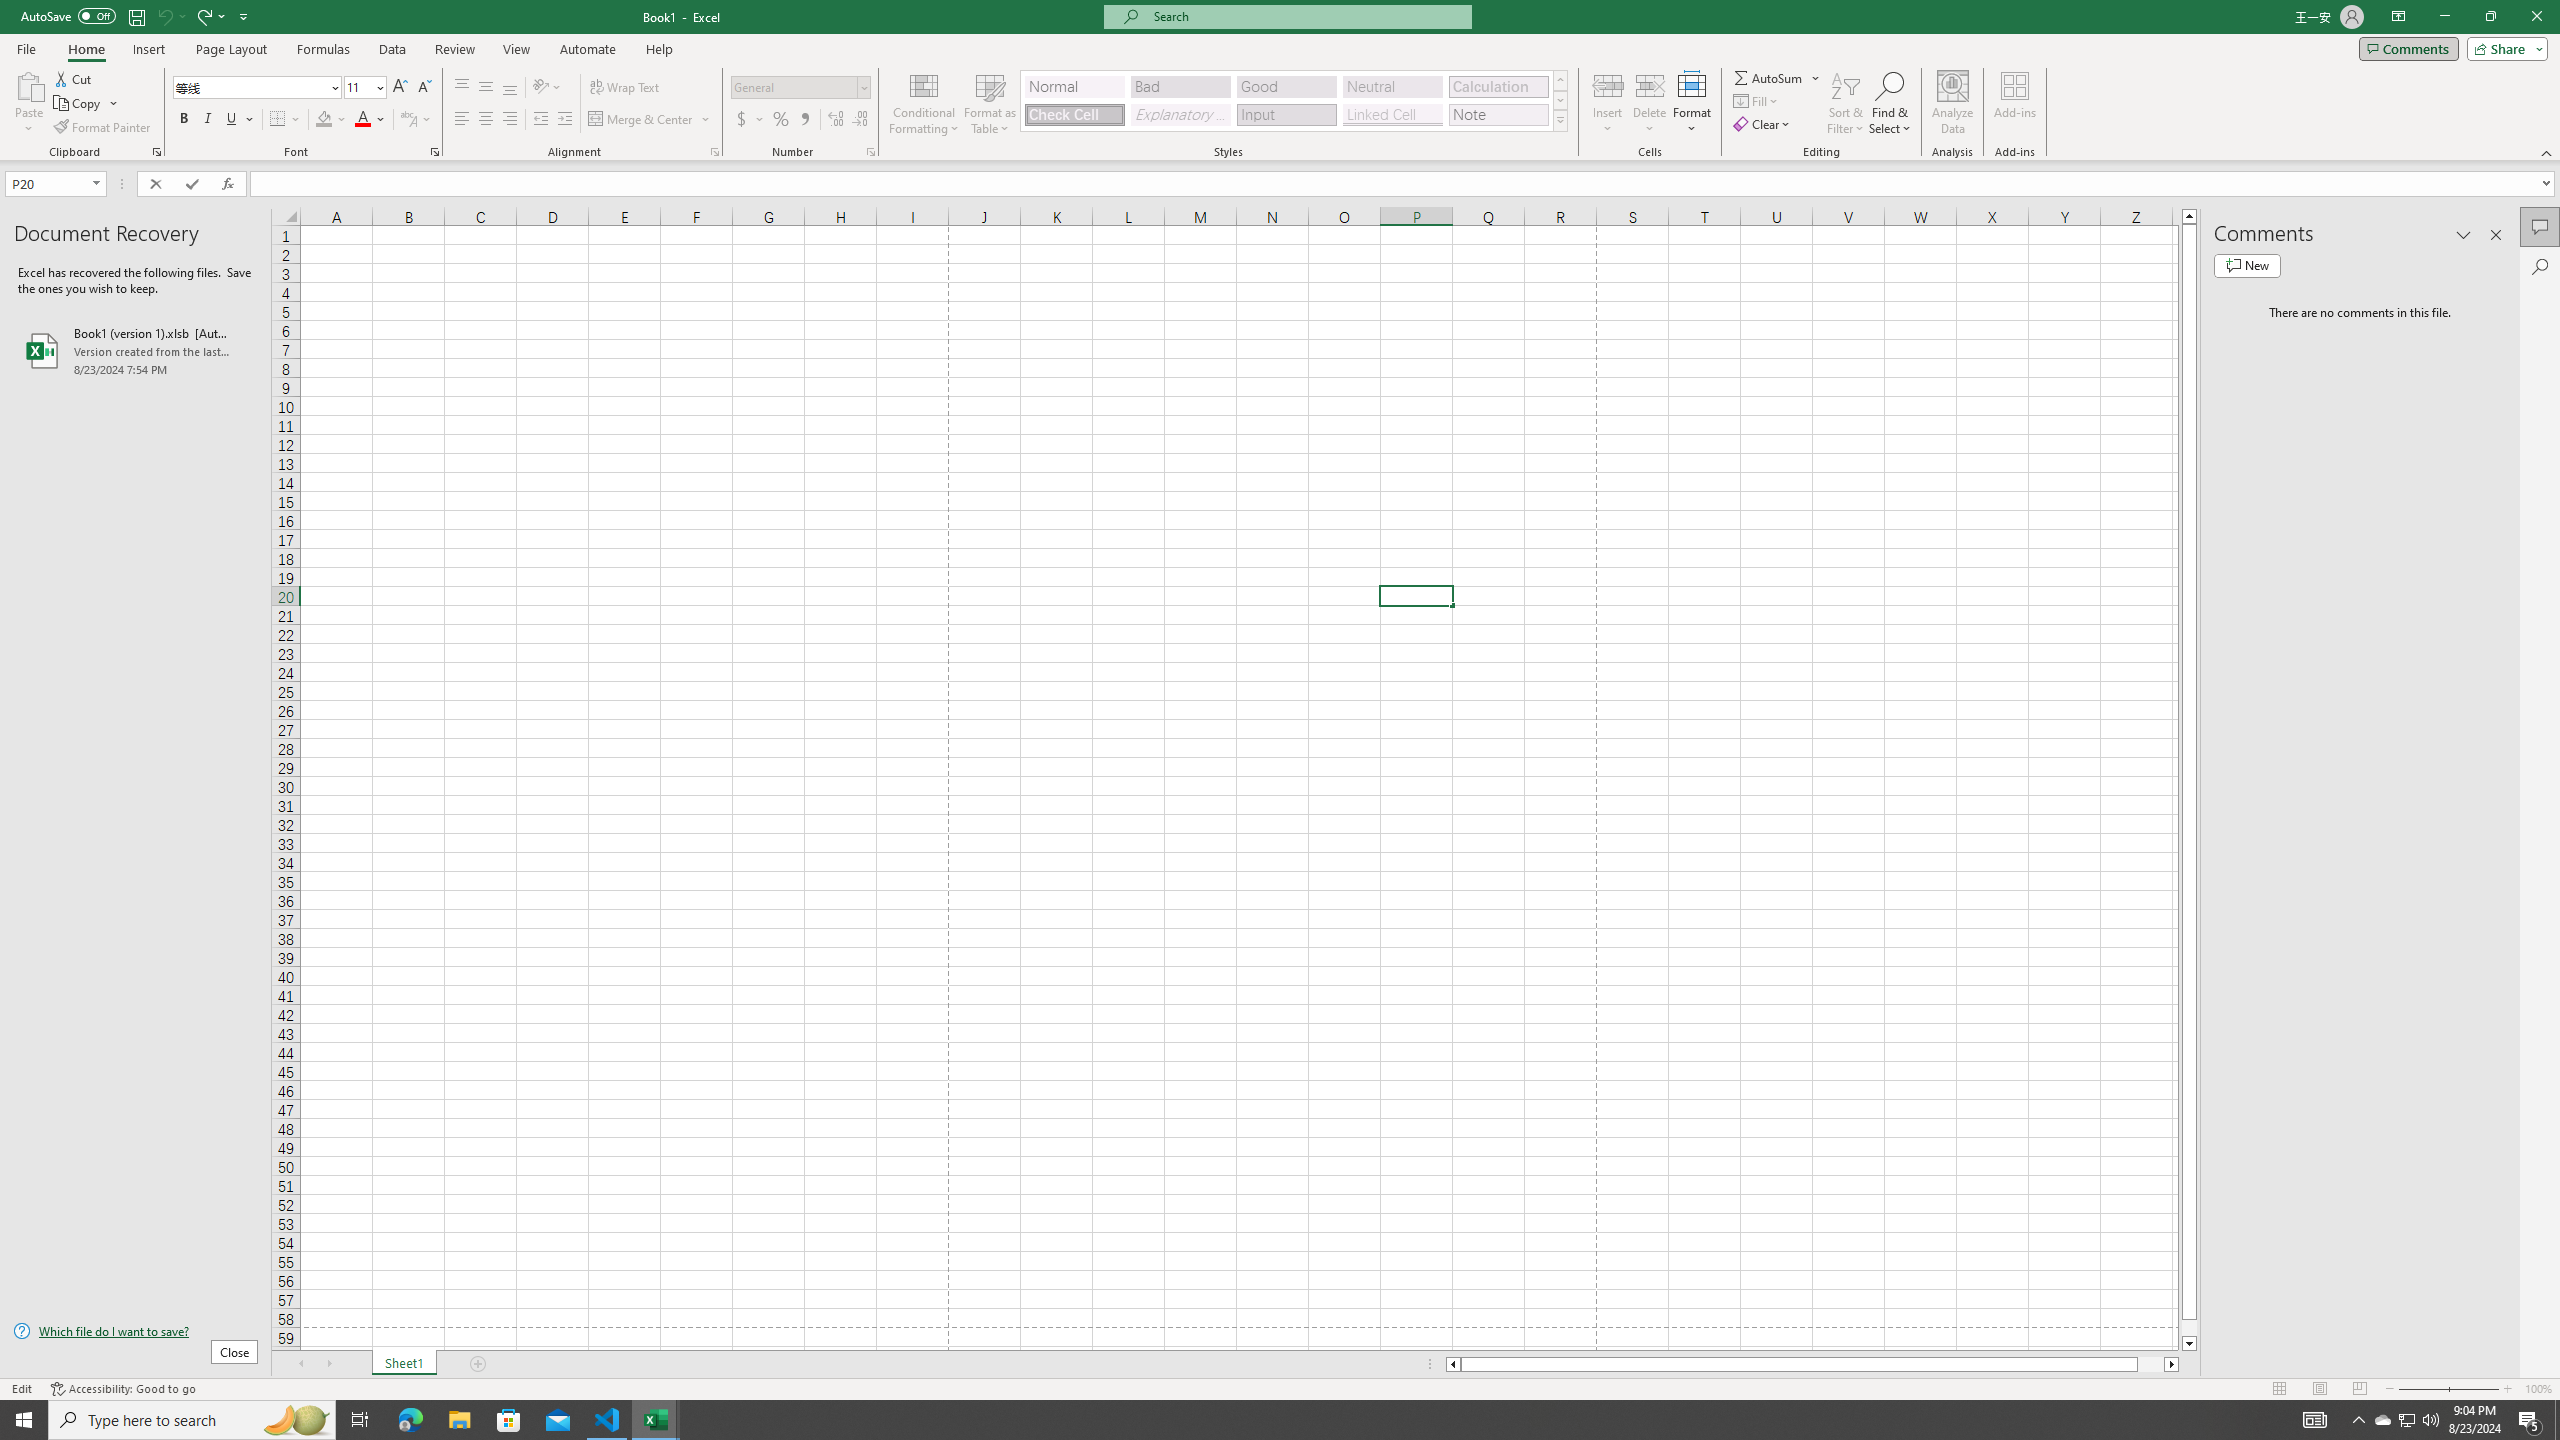 The width and height of the screenshot is (2560, 1440). I want to click on 'Cut', so click(73, 78).